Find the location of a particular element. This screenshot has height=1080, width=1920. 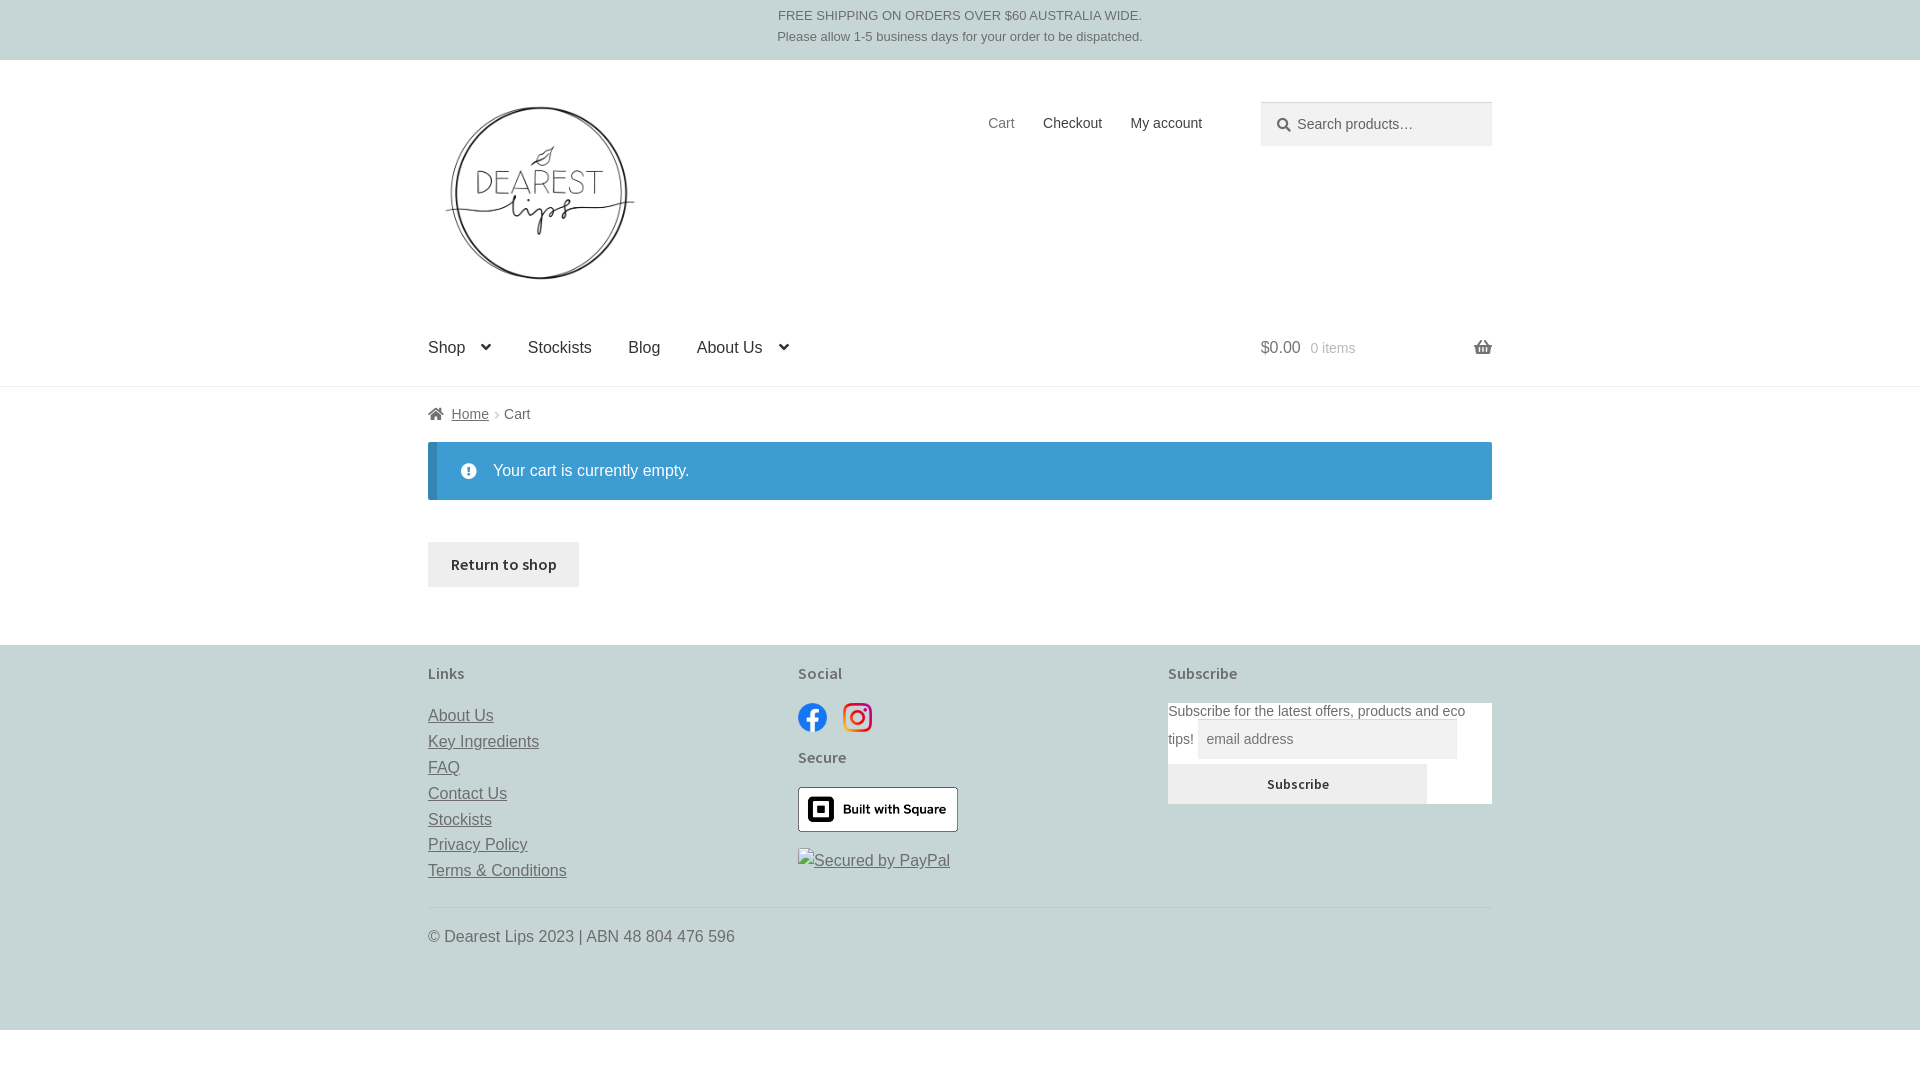

'Checkout' is located at coordinates (1072, 123).